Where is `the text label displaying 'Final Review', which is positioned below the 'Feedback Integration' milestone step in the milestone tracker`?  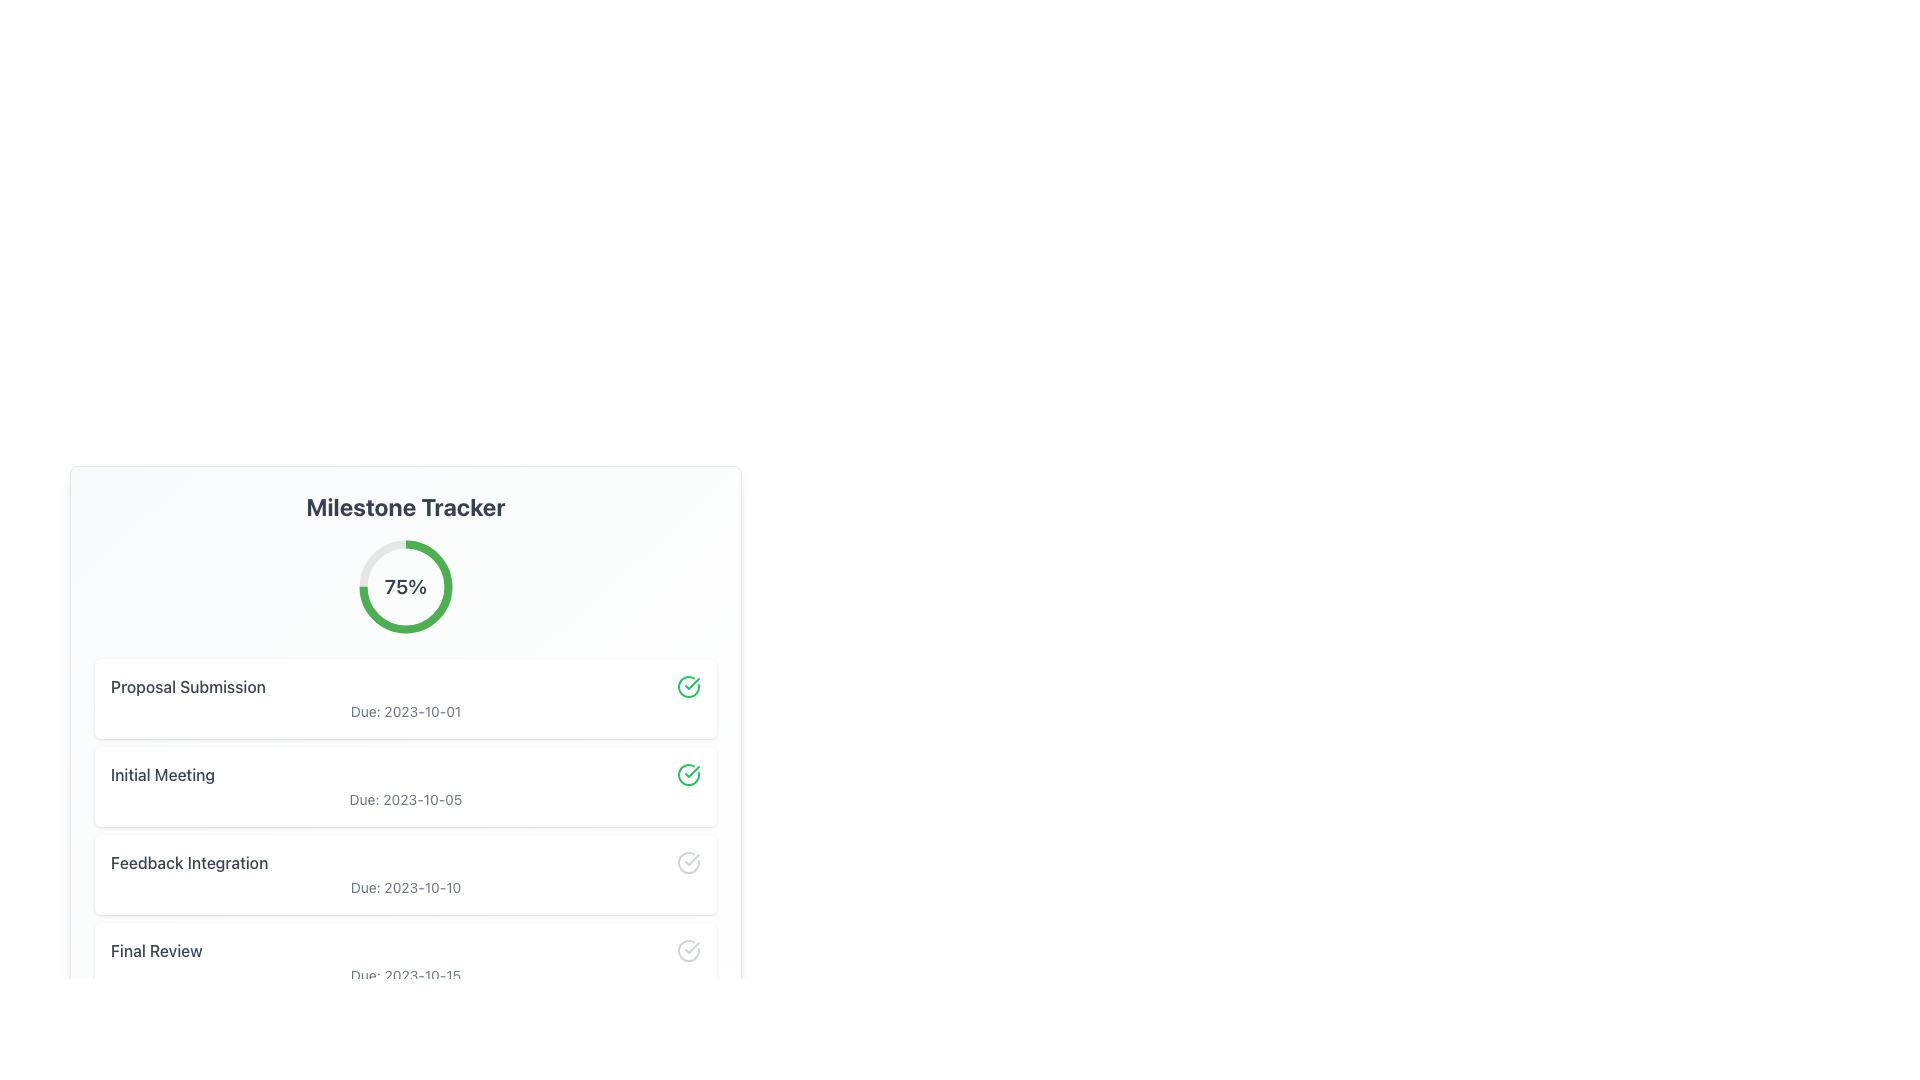
the text label displaying 'Final Review', which is positioned below the 'Feedback Integration' milestone step in the milestone tracker is located at coordinates (155, 950).